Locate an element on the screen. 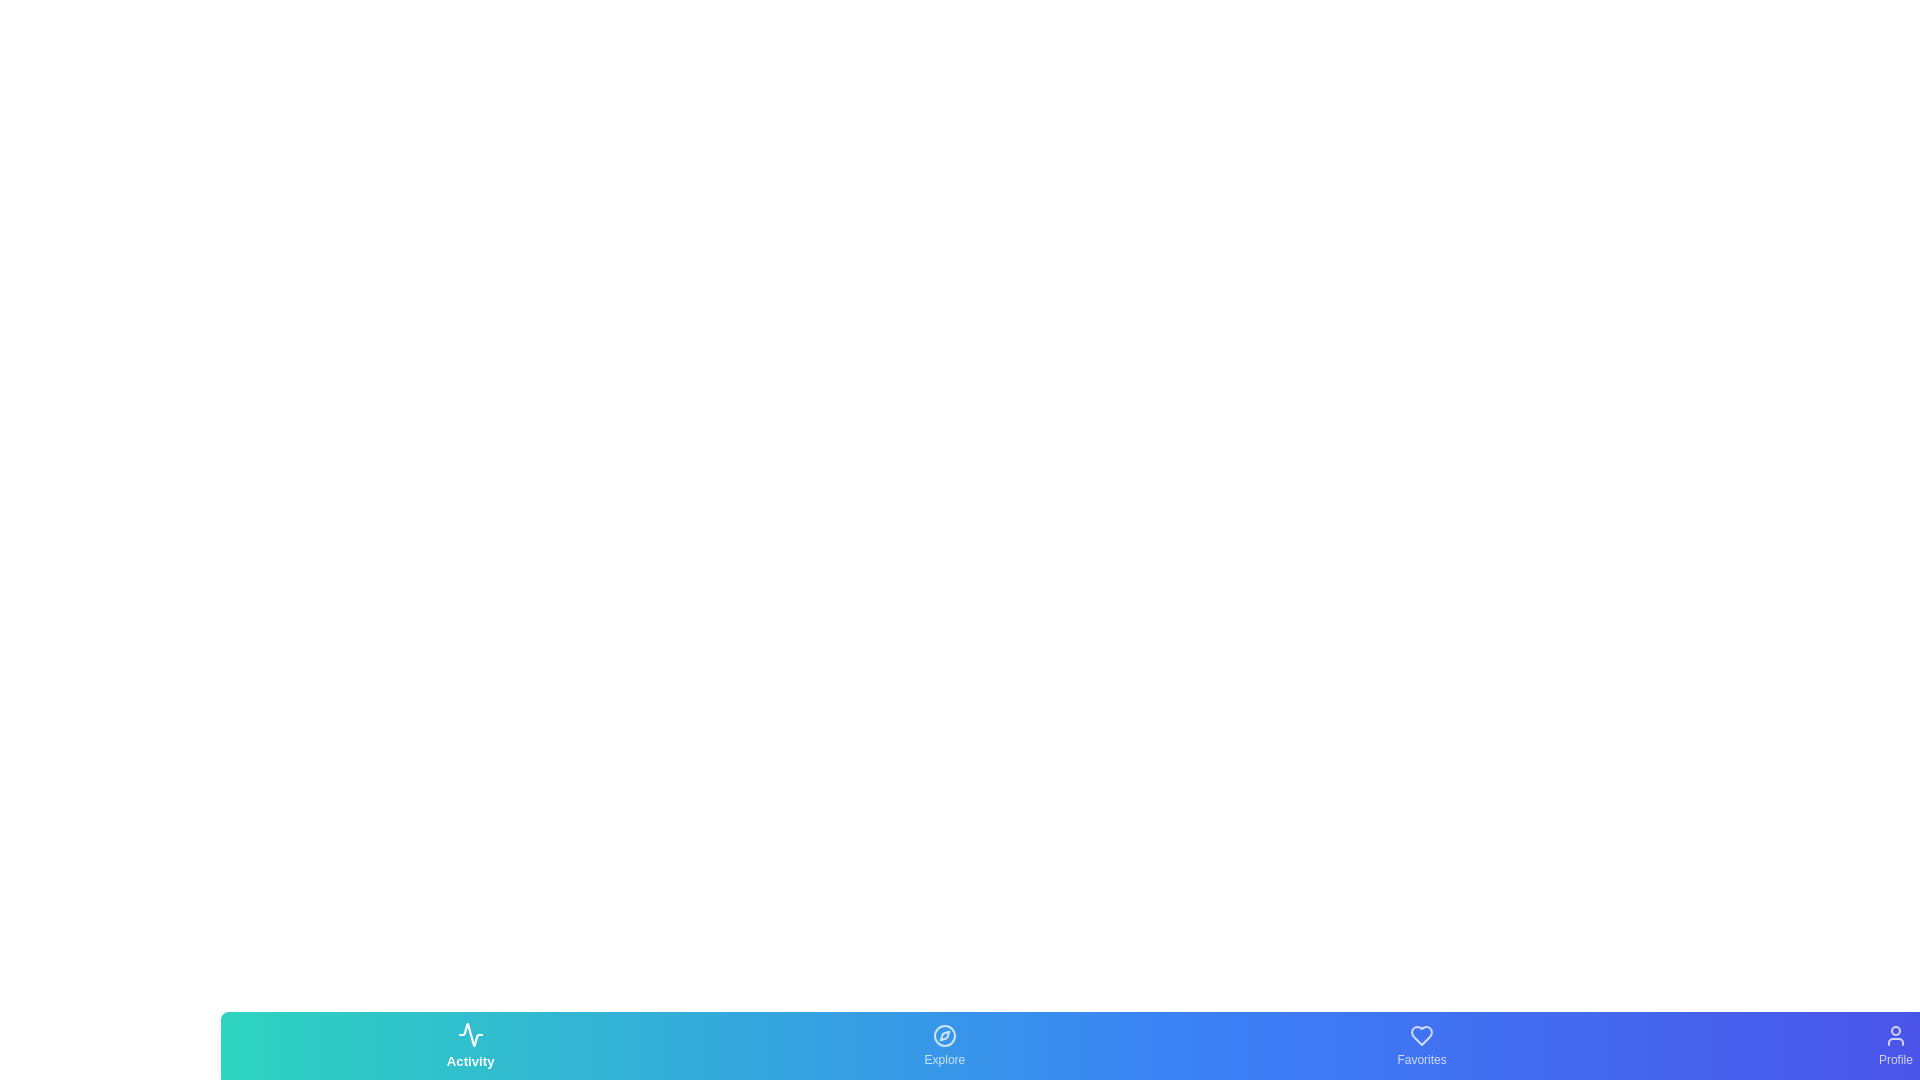 The image size is (1920, 1080). the Favorites tab icon is located at coordinates (1420, 1044).